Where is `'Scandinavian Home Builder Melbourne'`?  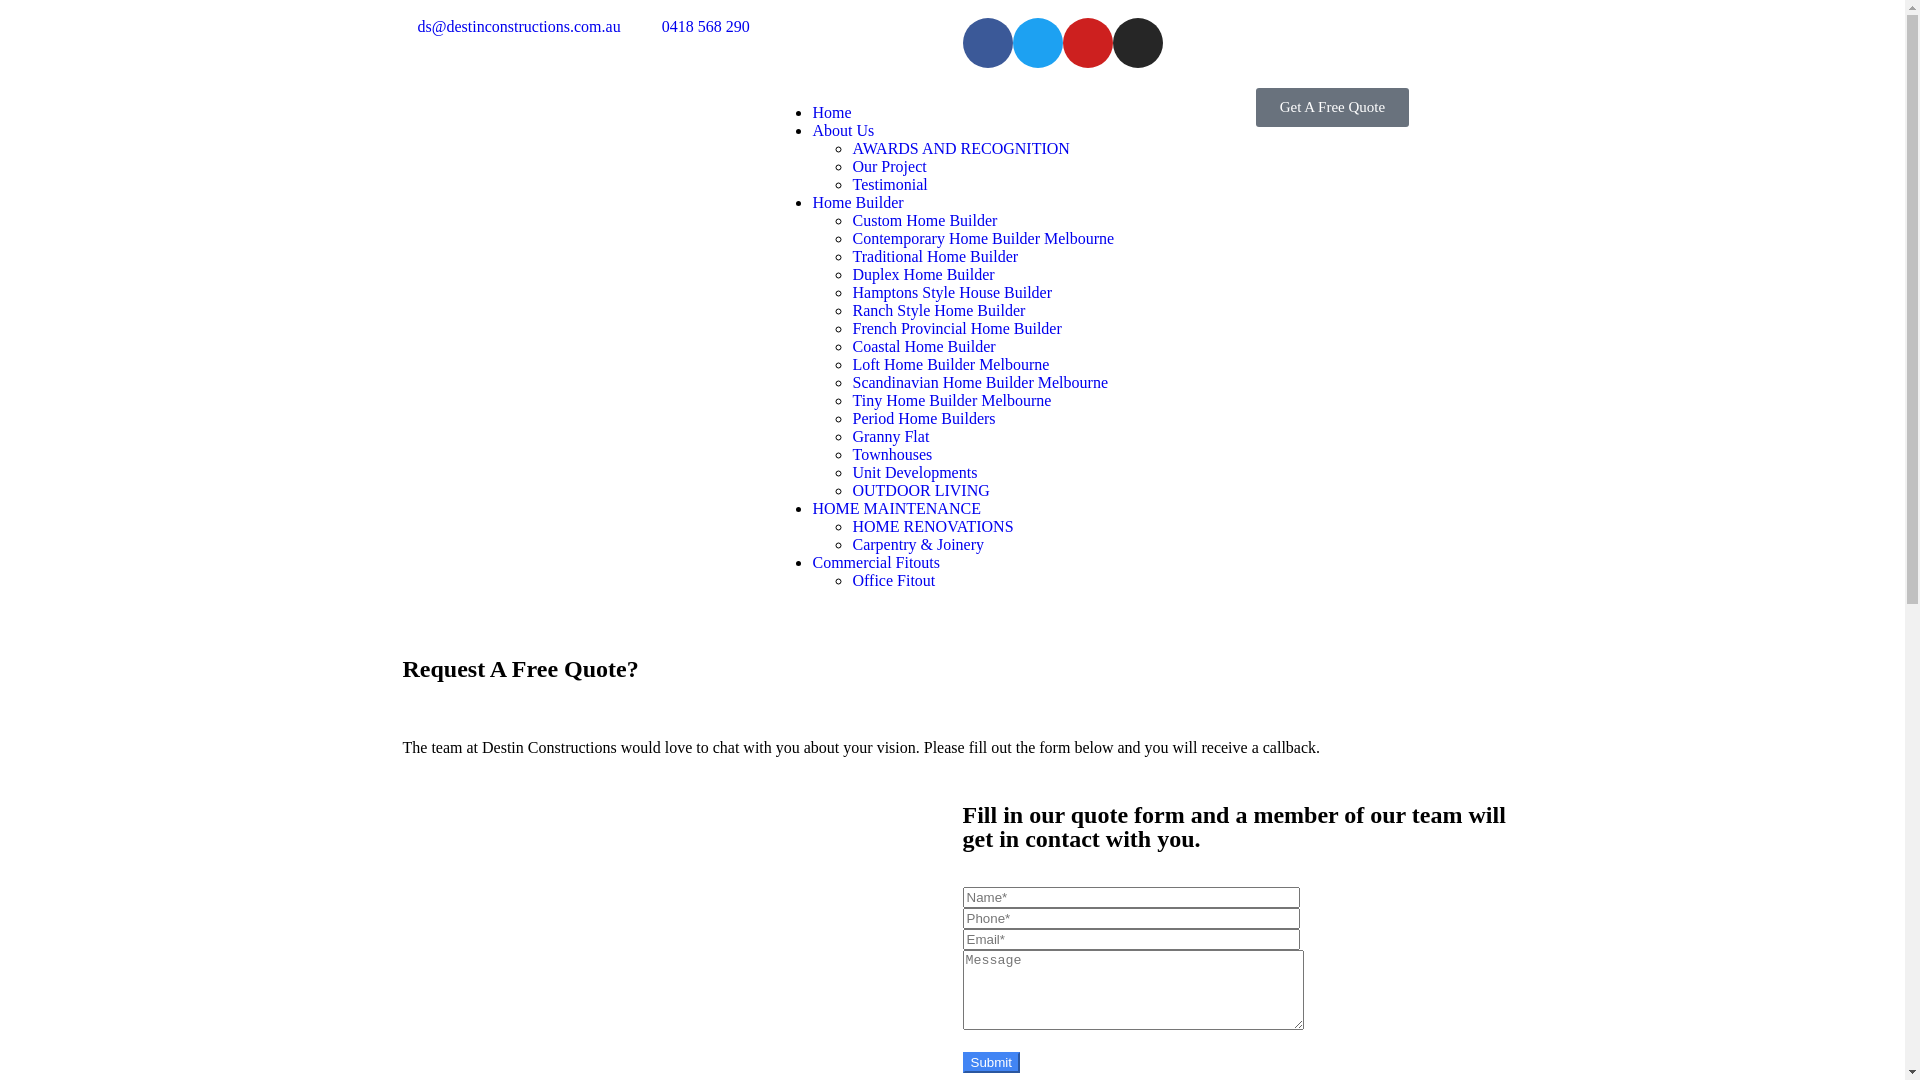 'Scandinavian Home Builder Melbourne' is located at coordinates (979, 382).